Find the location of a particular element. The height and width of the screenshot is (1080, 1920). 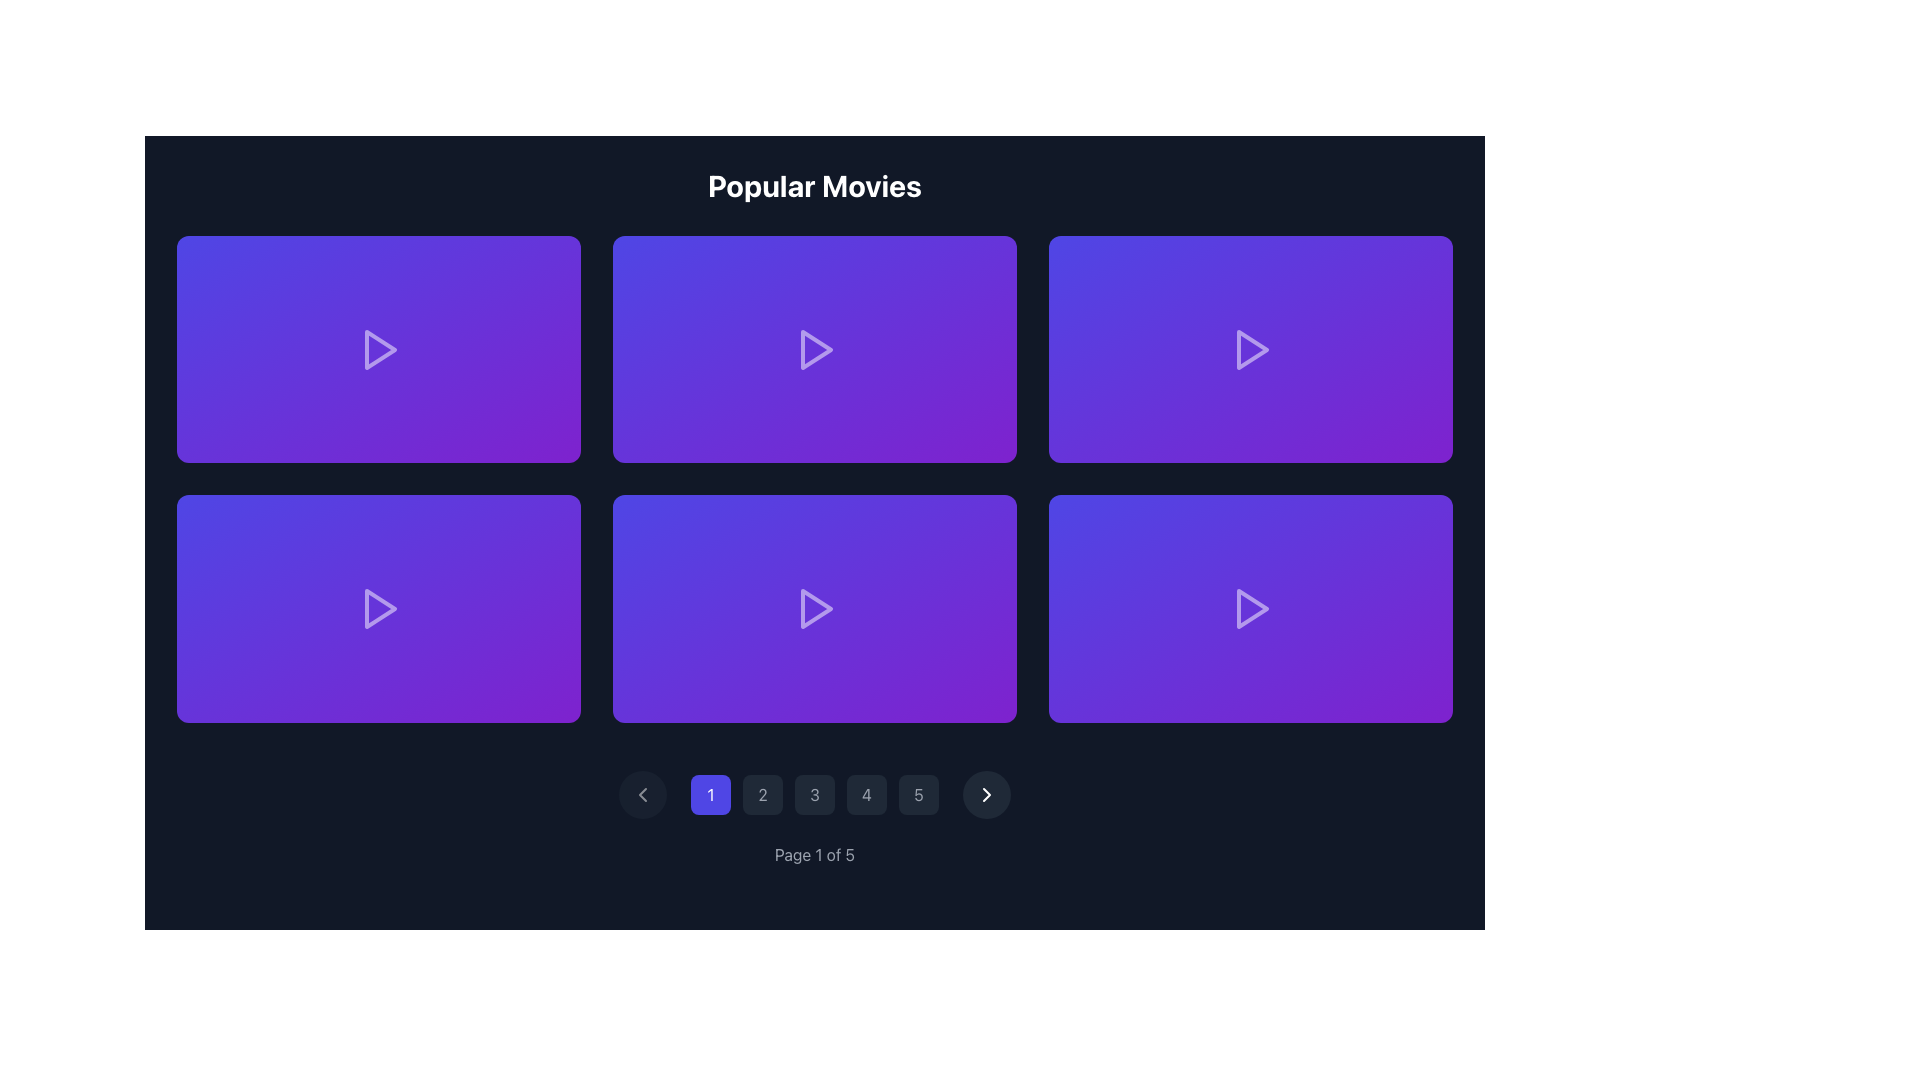

the leftward-pointing chevron icon styled as an SVG navigation arrow is located at coordinates (643, 793).